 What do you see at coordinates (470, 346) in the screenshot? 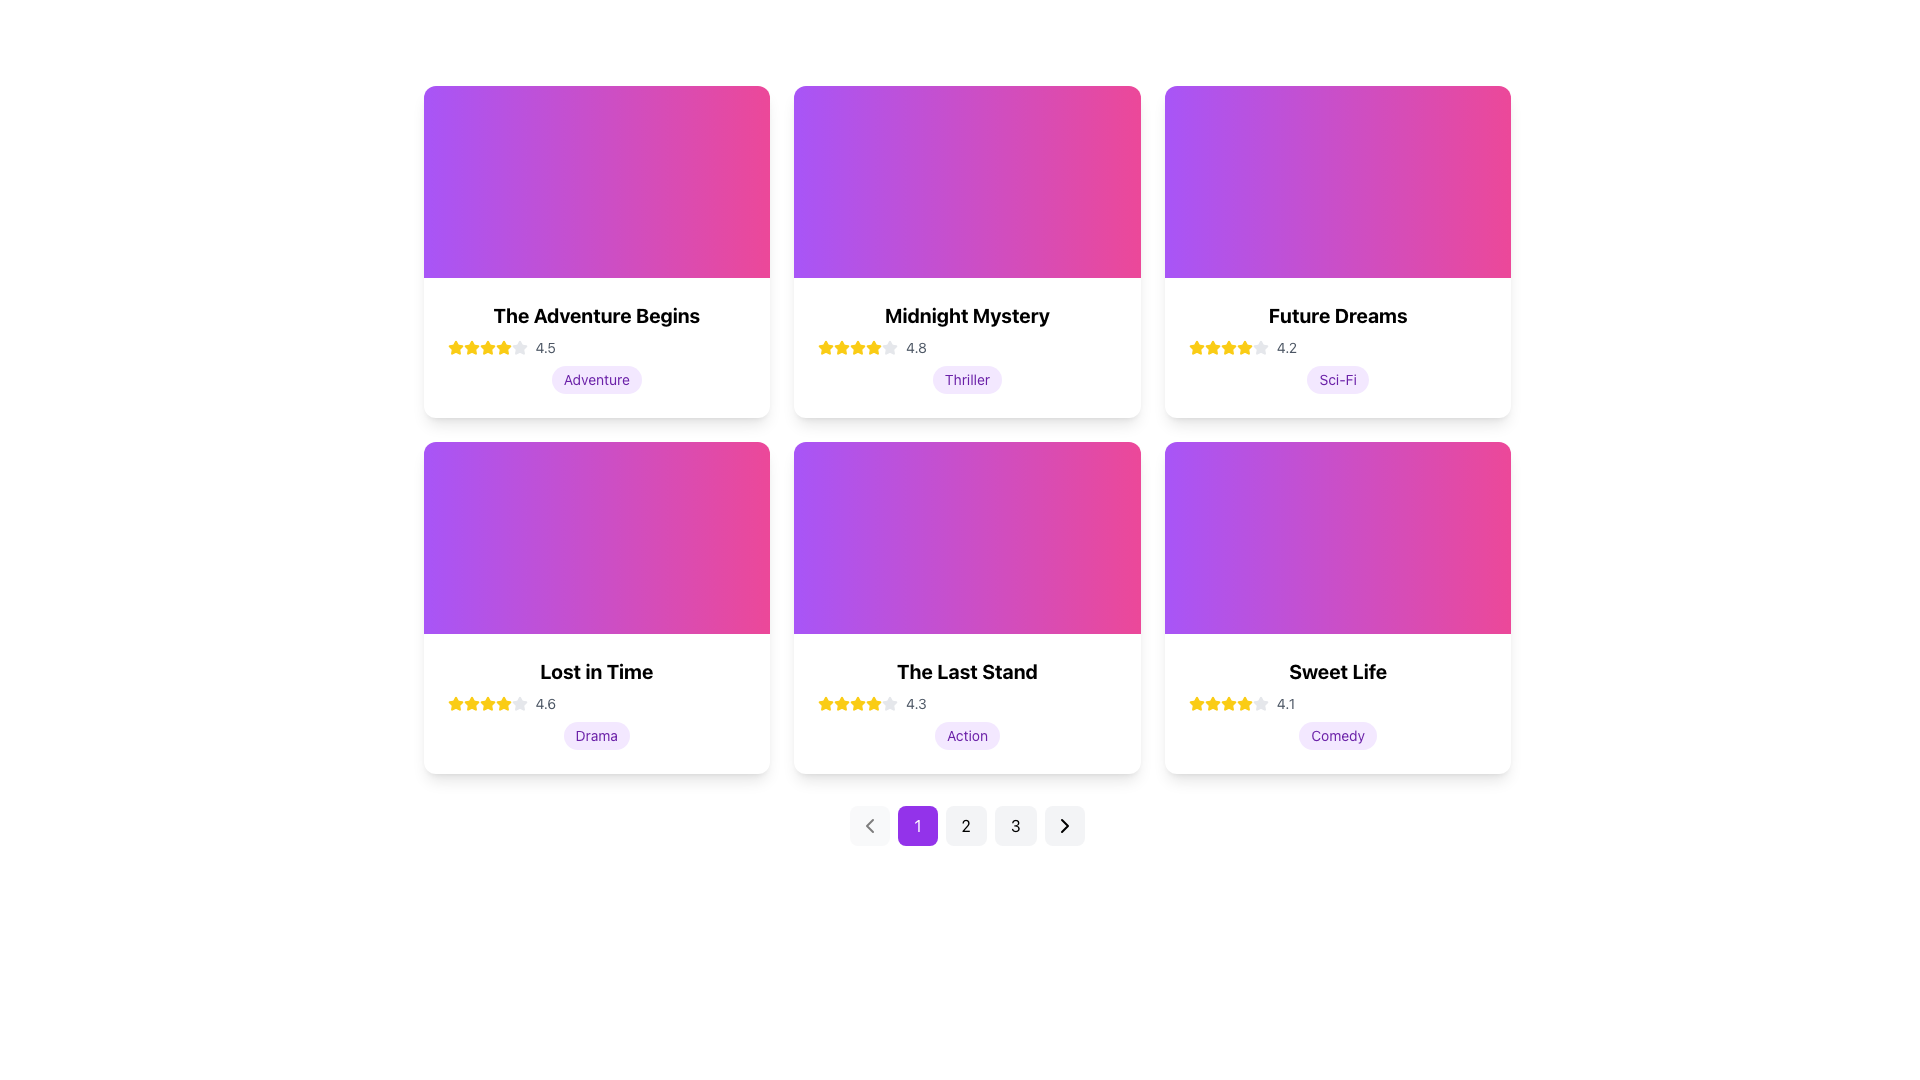
I see `the second star icon with a yellow fill in the rating system under the title 'The Adventure Begins' to interact with the rating system` at bounding box center [470, 346].